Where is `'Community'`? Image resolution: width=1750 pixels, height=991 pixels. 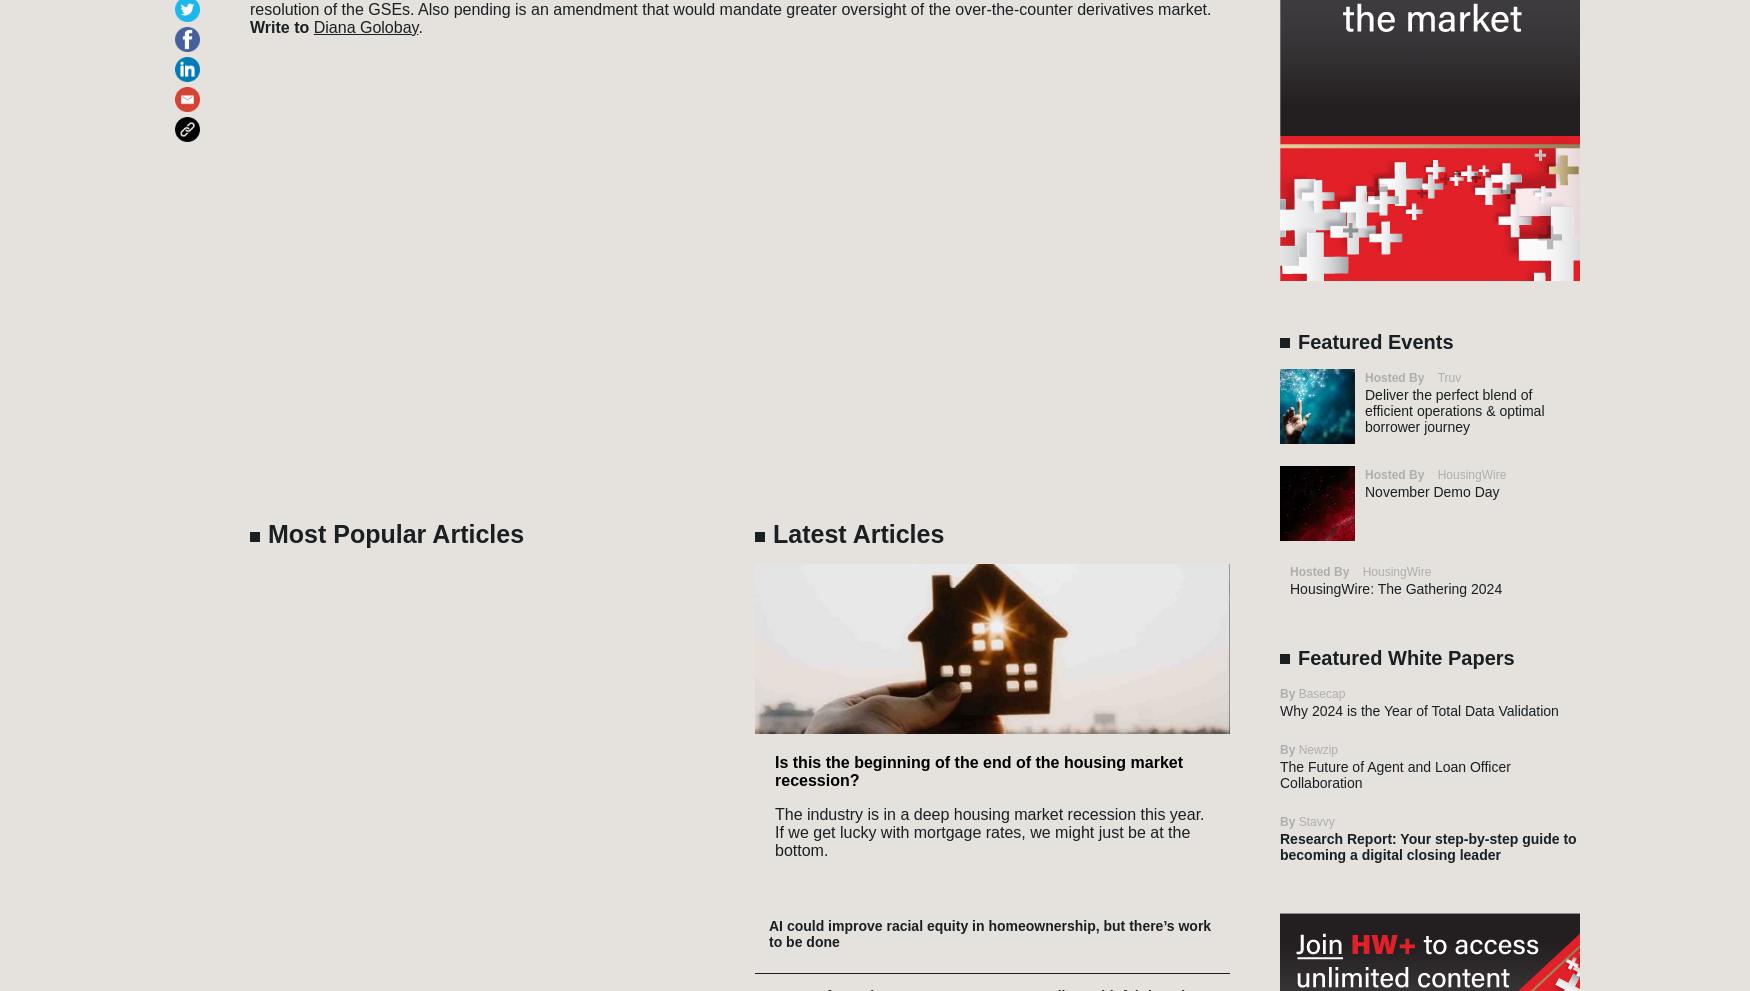 'Community' is located at coordinates (592, 721).